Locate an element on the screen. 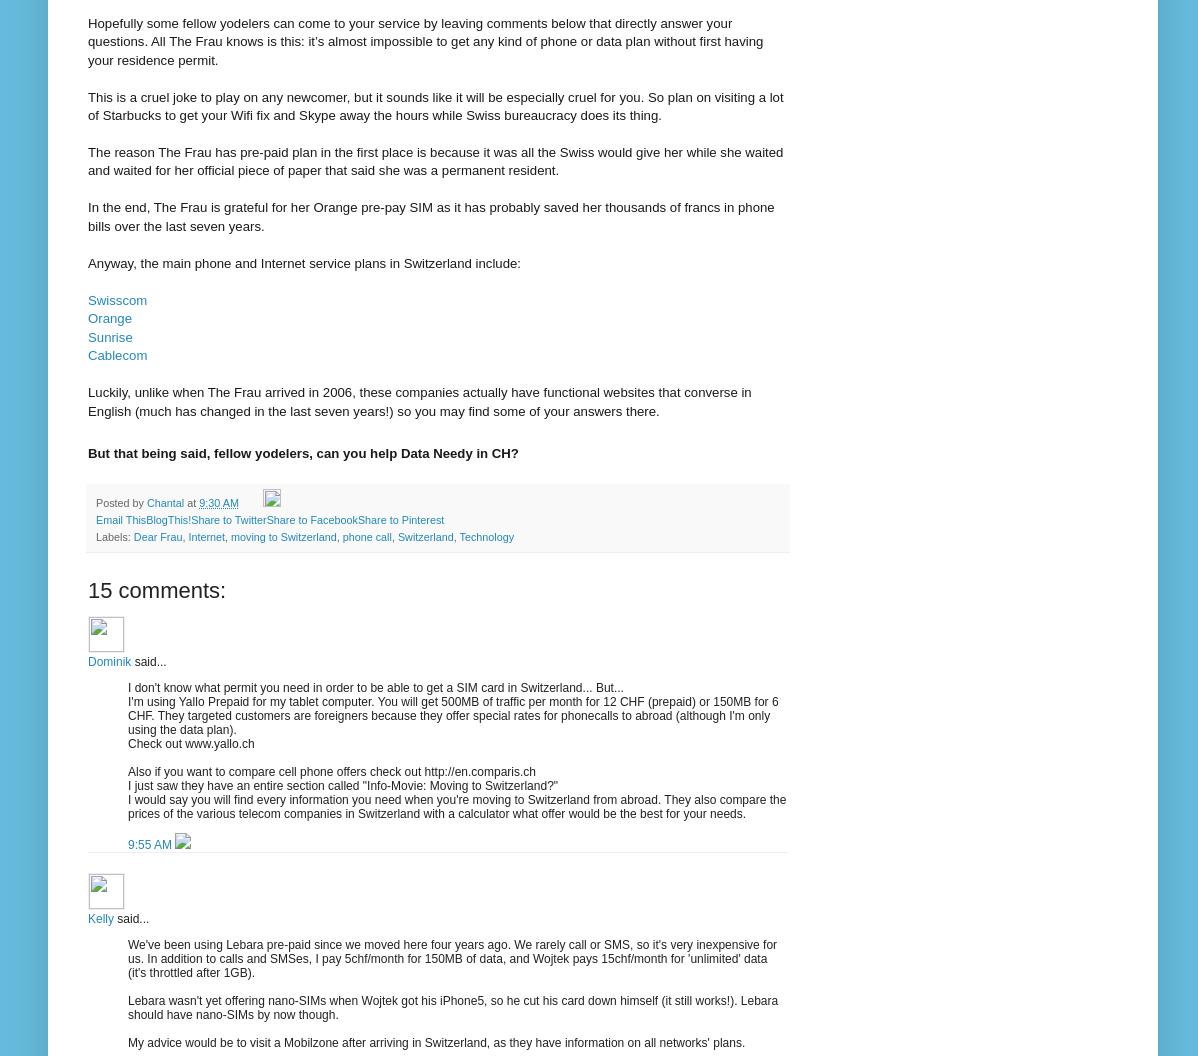 The width and height of the screenshot is (1198, 1056). 'Share to Twitter' is located at coordinates (189, 518).